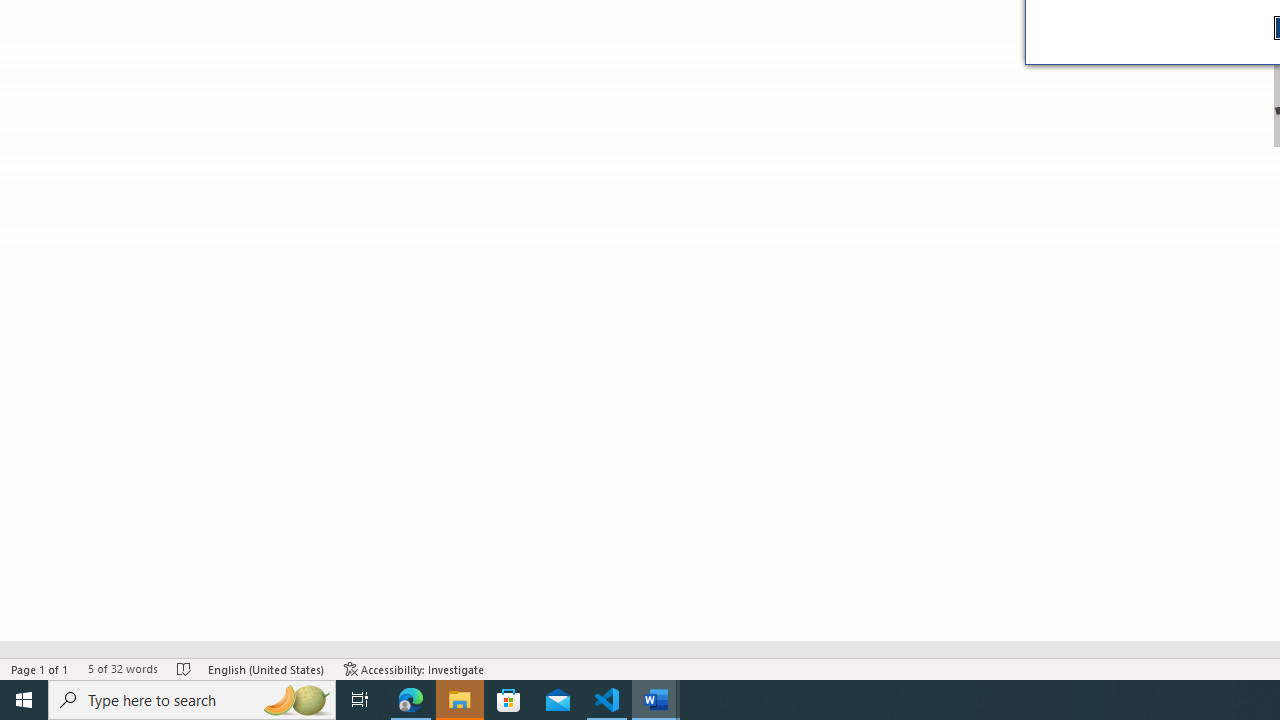  I want to click on 'Spelling and Grammar Check No Errors', so click(184, 669).